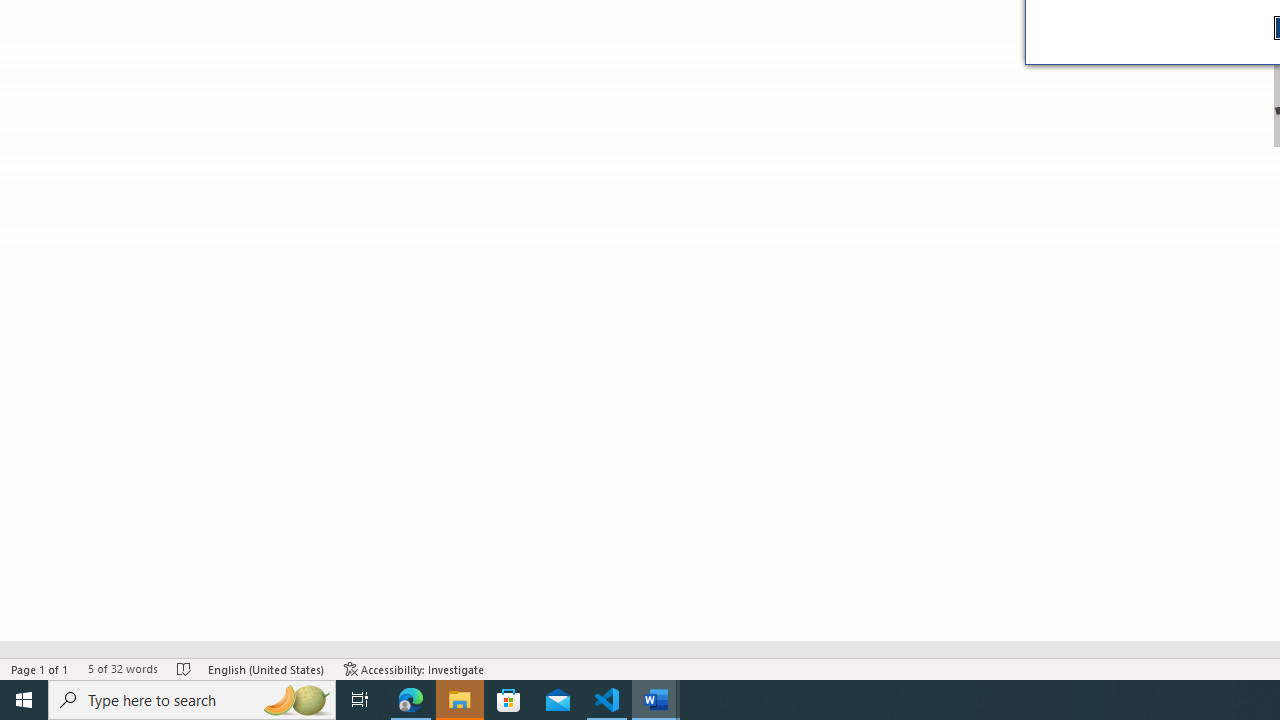  I want to click on 'Spelling and Grammar Check No Errors', so click(184, 669).